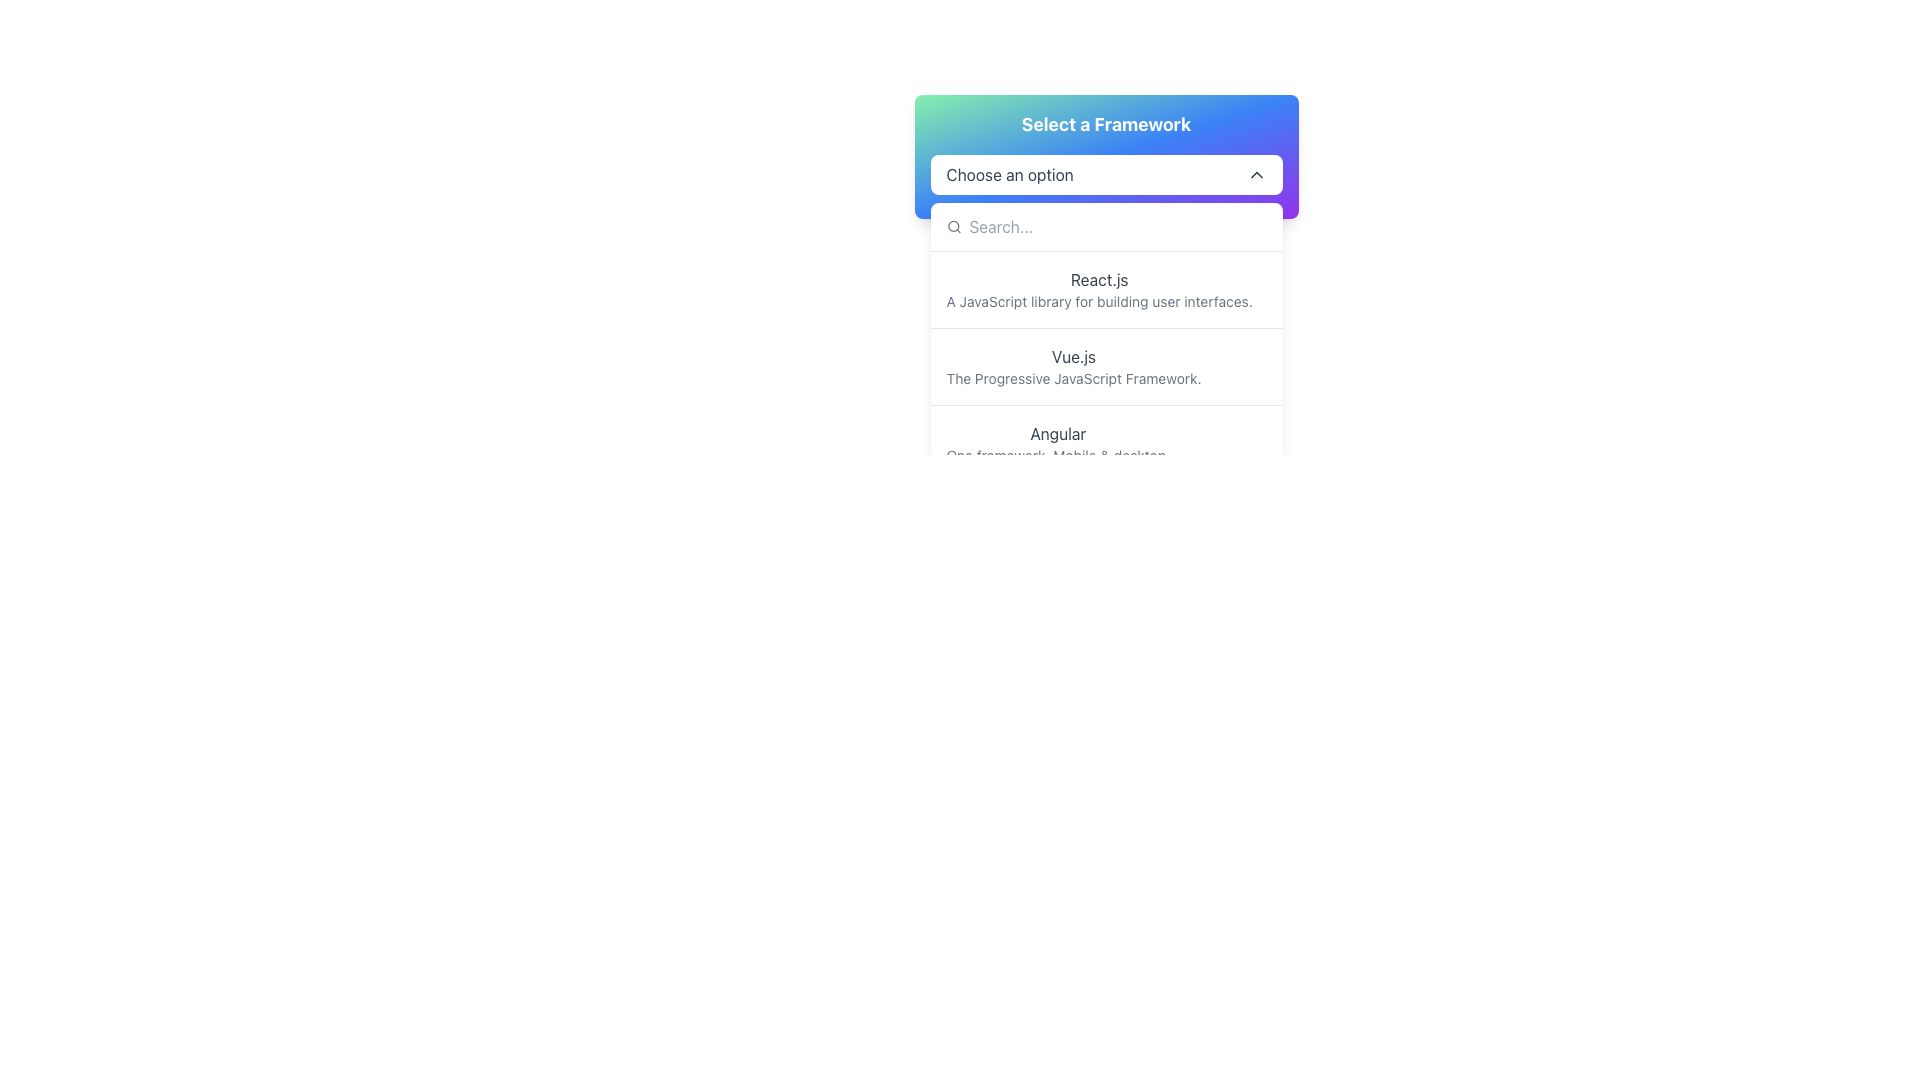 The width and height of the screenshot is (1920, 1080). I want to click on the highlighted option 'Angular' in the dropdown menu under 'Select a Framework', so click(1105, 442).